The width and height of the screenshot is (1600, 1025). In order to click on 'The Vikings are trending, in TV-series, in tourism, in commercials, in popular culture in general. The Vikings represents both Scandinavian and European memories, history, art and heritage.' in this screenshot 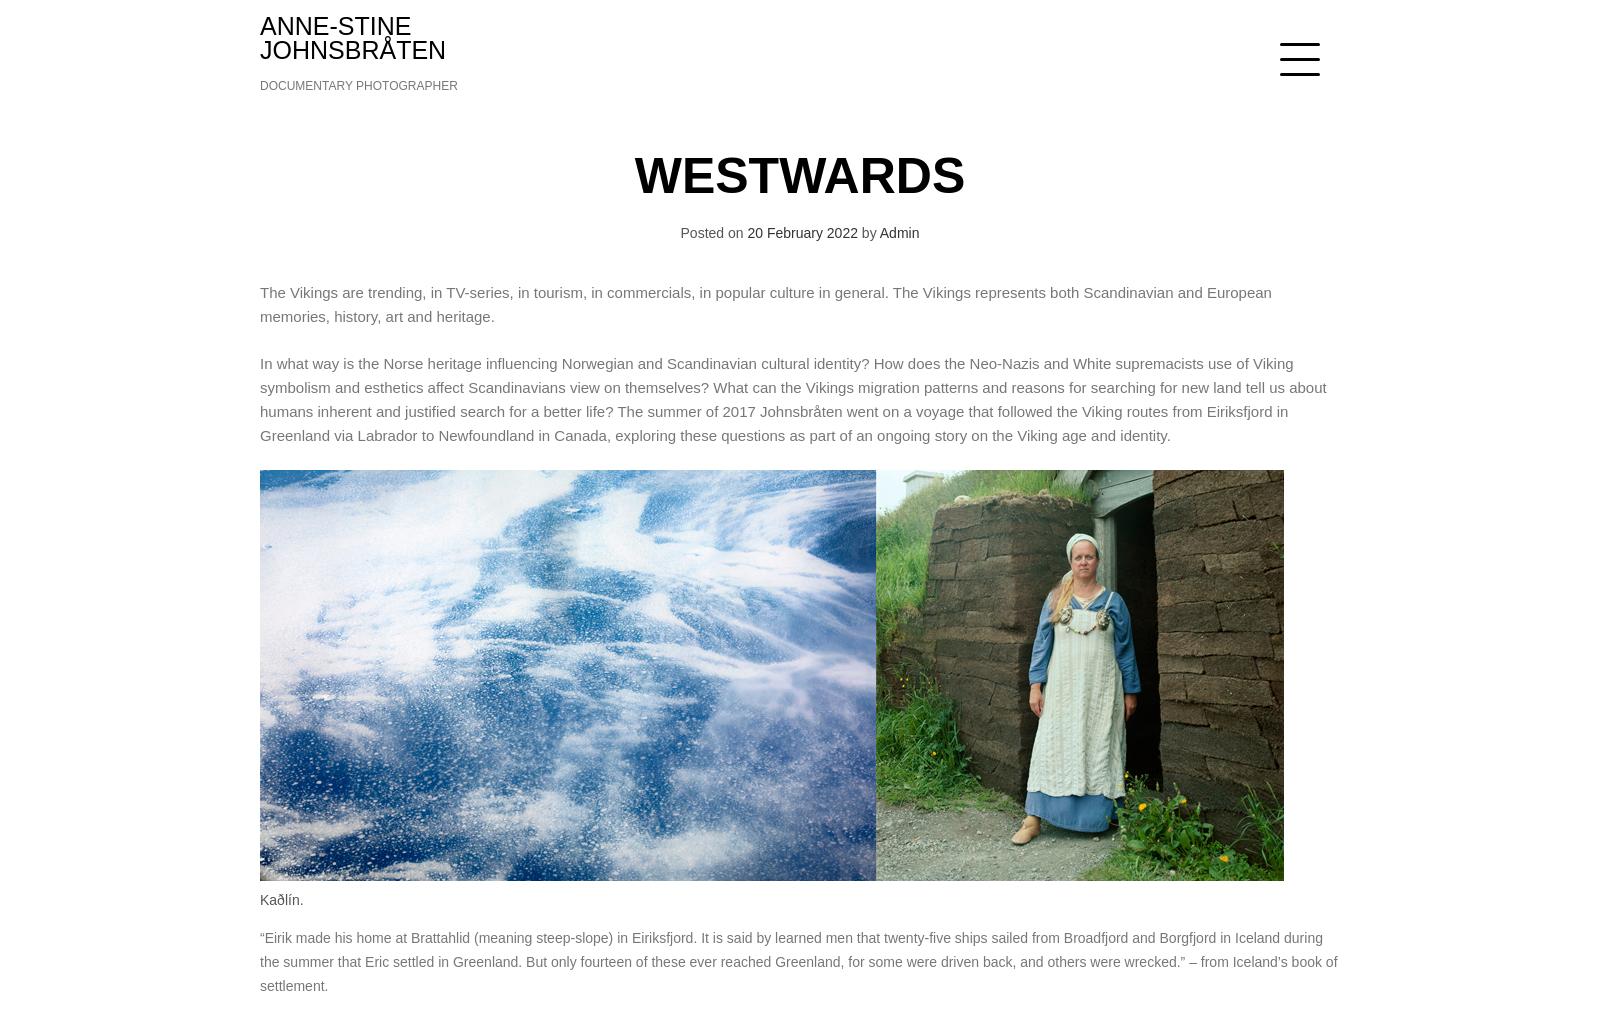, I will do `click(765, 304)`.